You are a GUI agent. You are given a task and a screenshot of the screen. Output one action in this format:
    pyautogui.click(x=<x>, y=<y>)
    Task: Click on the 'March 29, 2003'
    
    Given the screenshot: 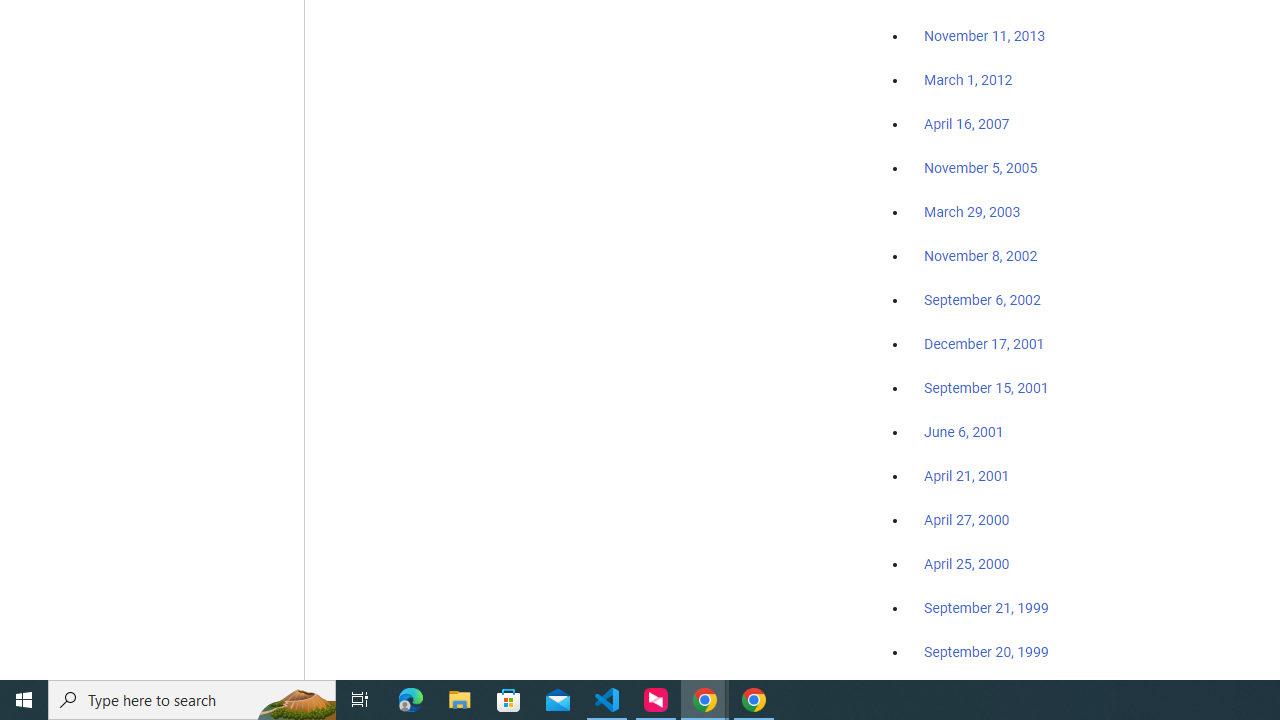 What is the action you would take?
    pyautogui.click(x=972, y=212)
    